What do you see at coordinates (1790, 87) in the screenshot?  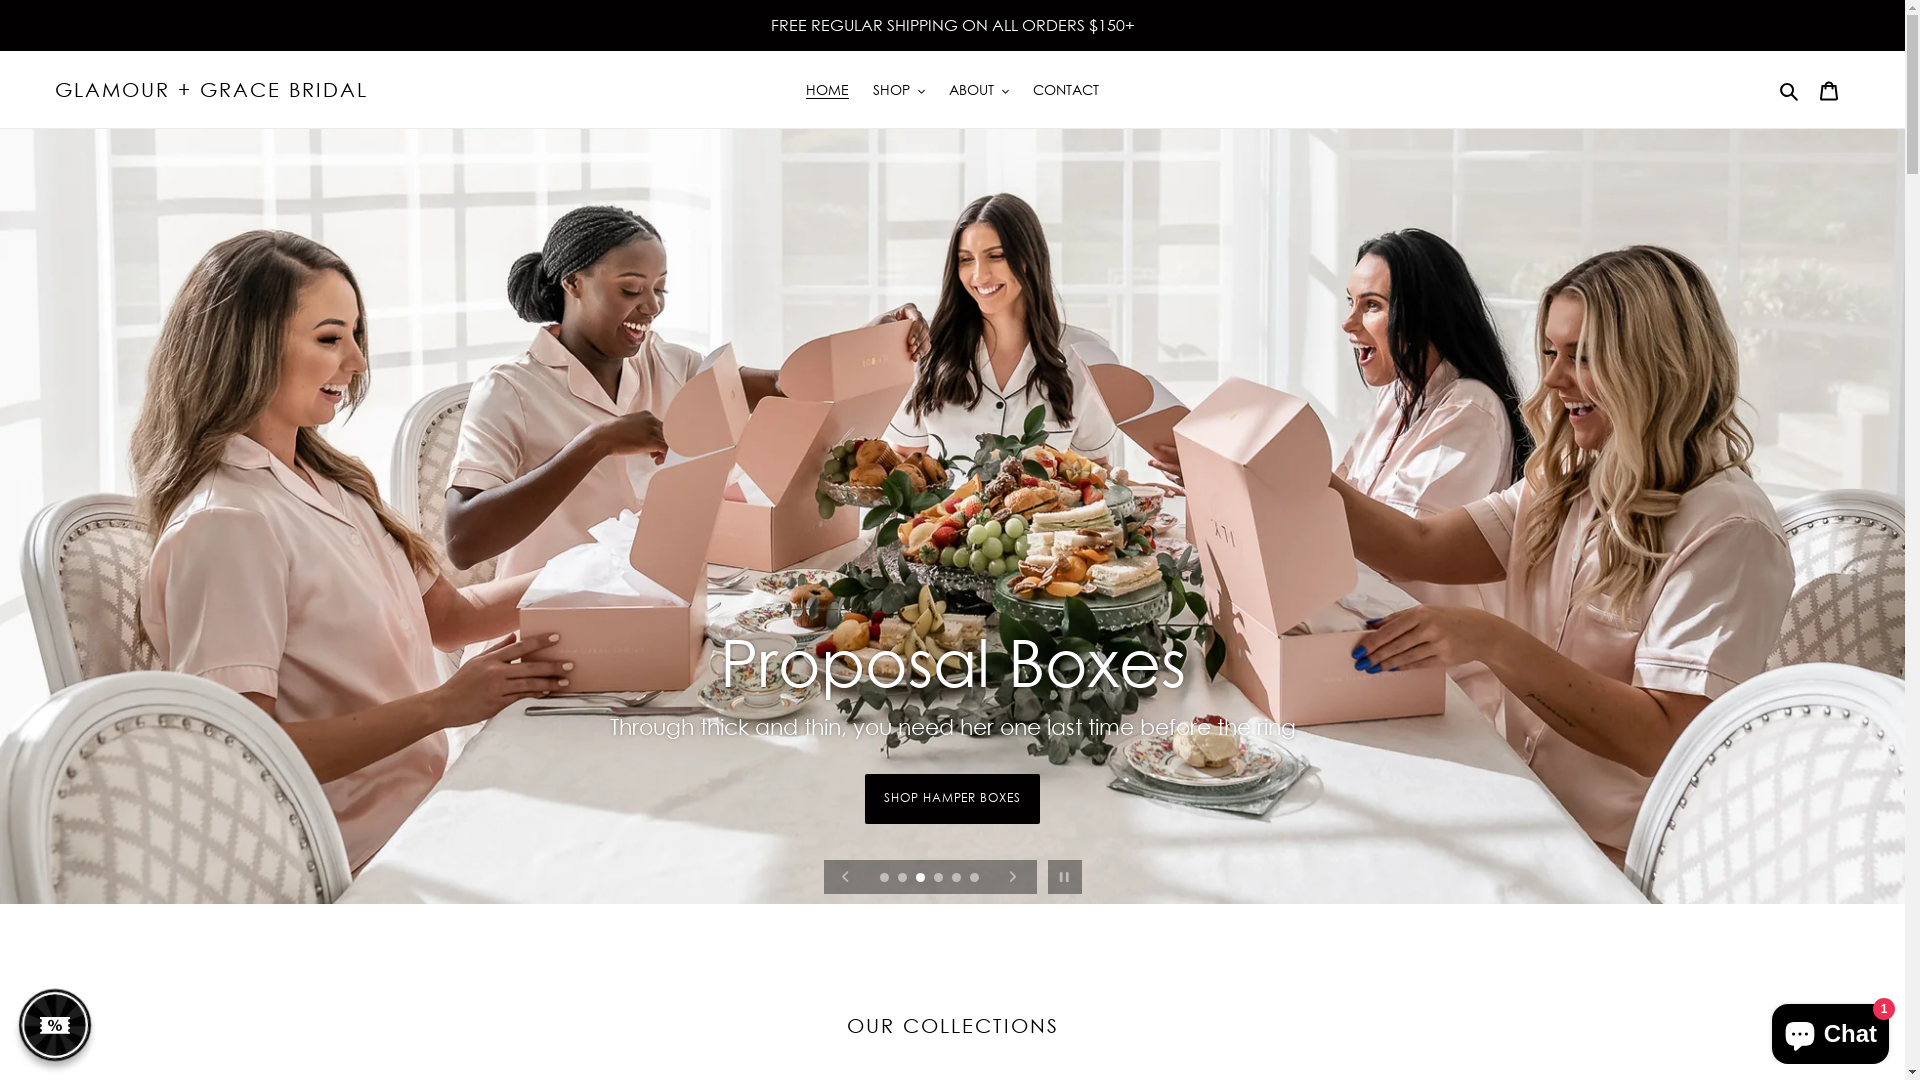 I see `'Search'` at bounding box center [1790, 87].